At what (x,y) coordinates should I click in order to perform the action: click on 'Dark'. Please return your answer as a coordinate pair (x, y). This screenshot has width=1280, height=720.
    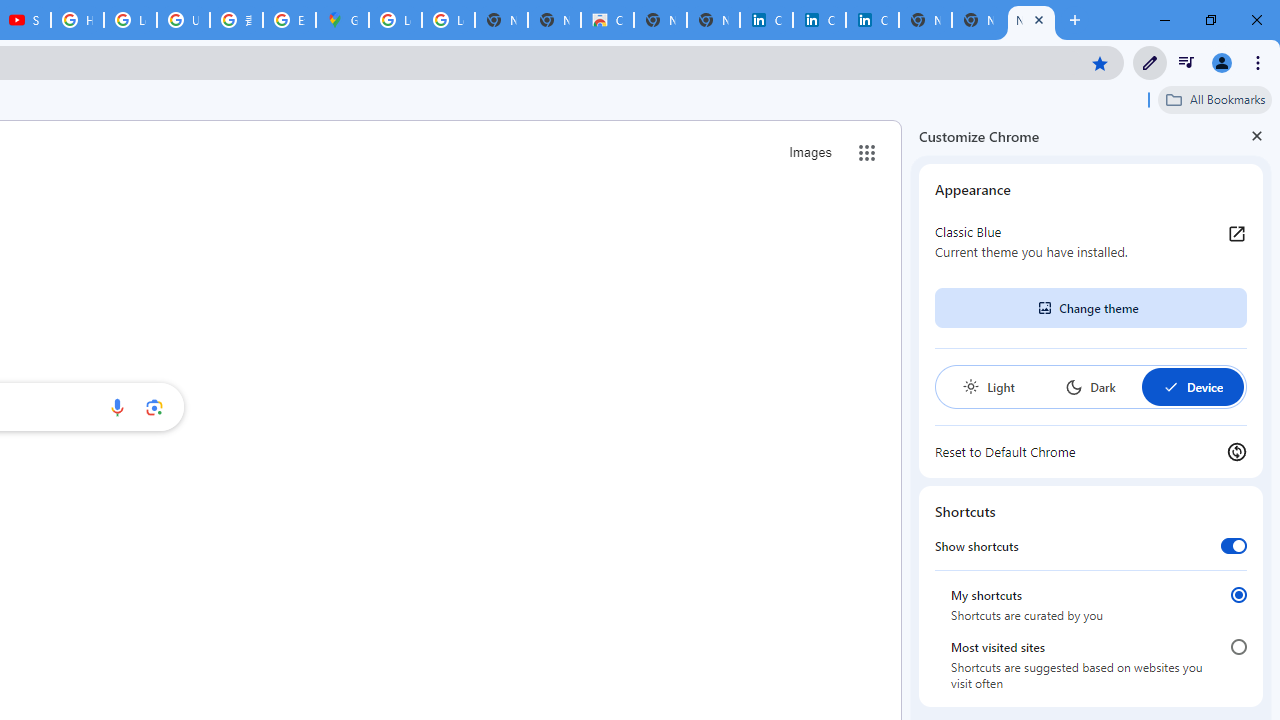
    Looking at the image, I should click on (1089, 387).